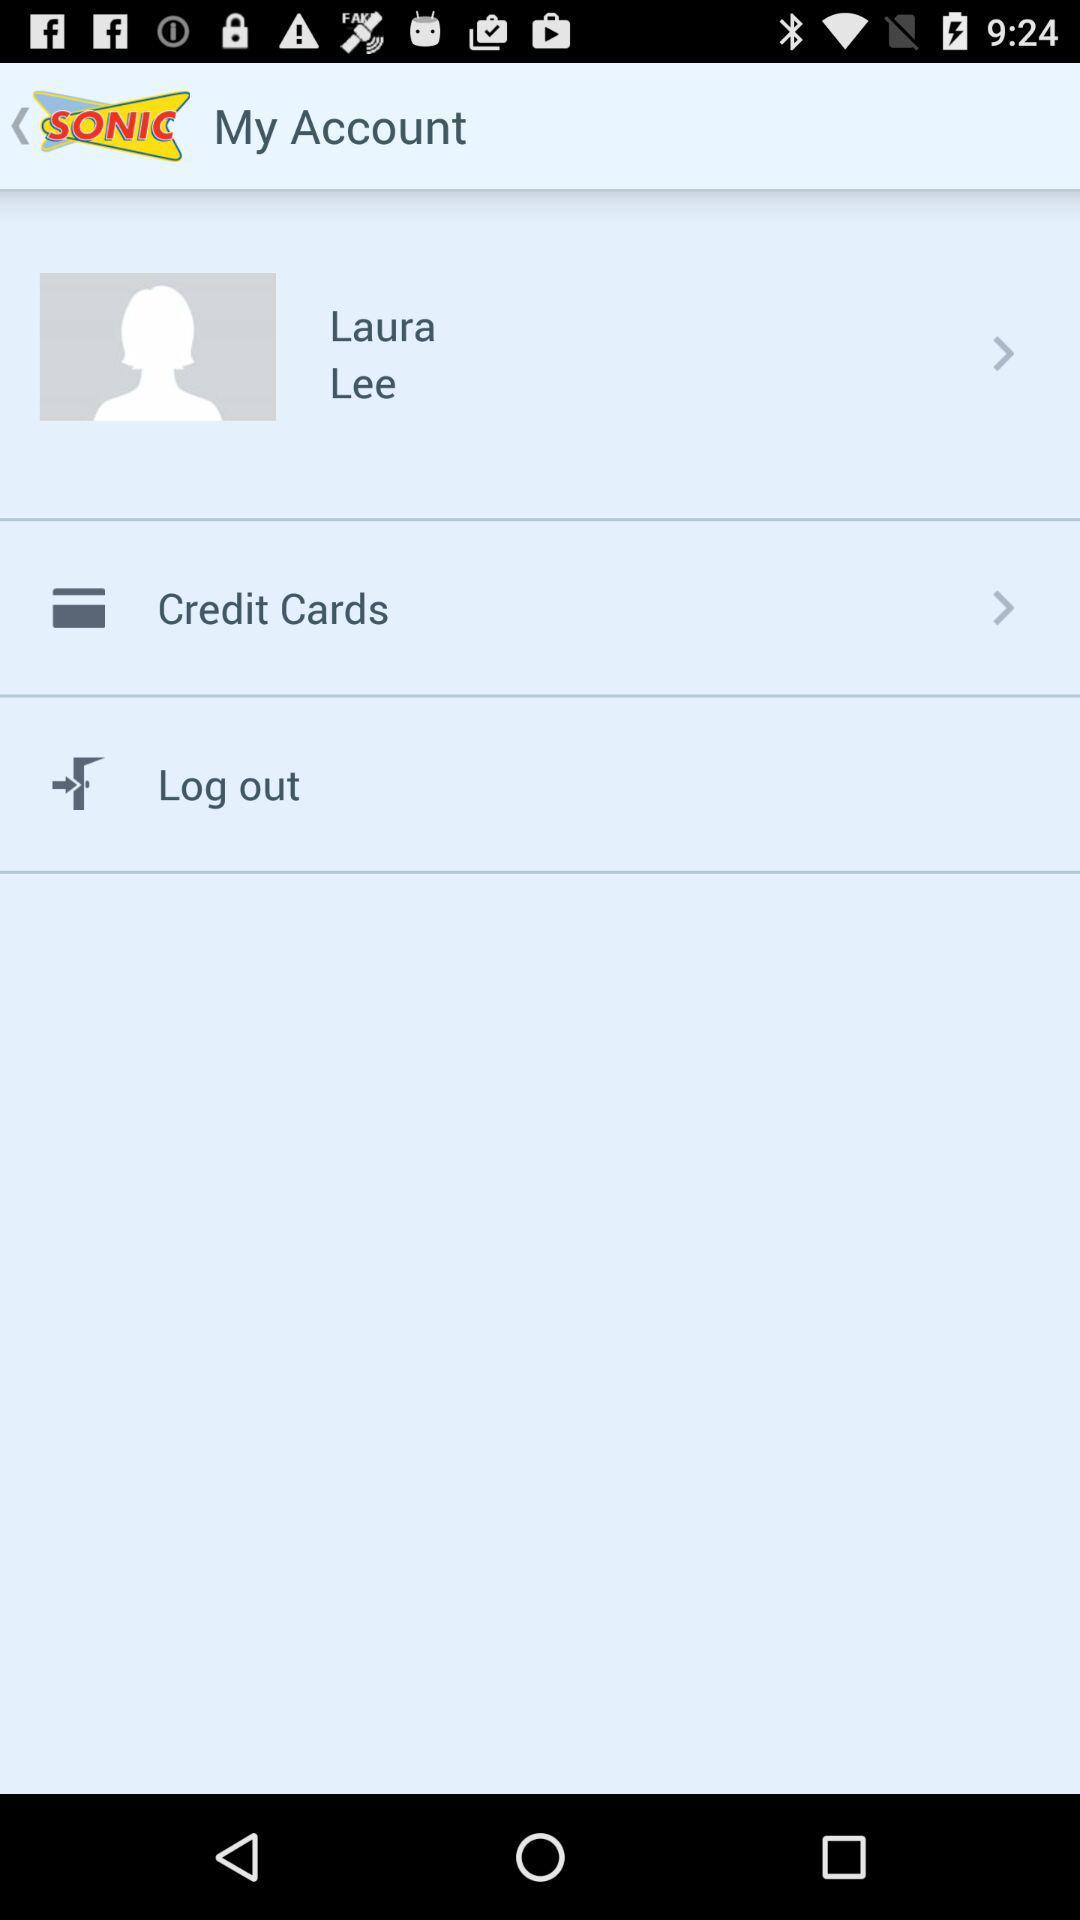  Describe the element at coordinates (157, 346) in the screenshot. I see `the empty photo image to the left of laura lee text` at that location.